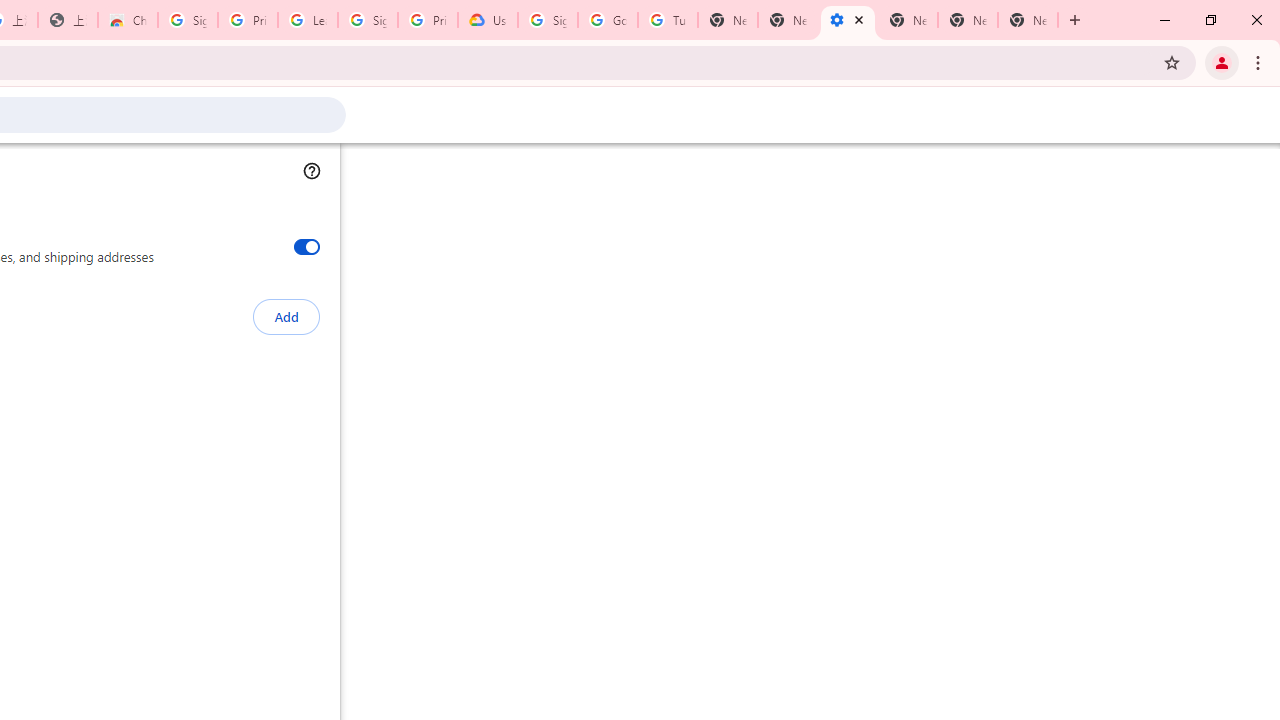  I want to click on 'Sign in - Google Accounts', so click(548, 20).